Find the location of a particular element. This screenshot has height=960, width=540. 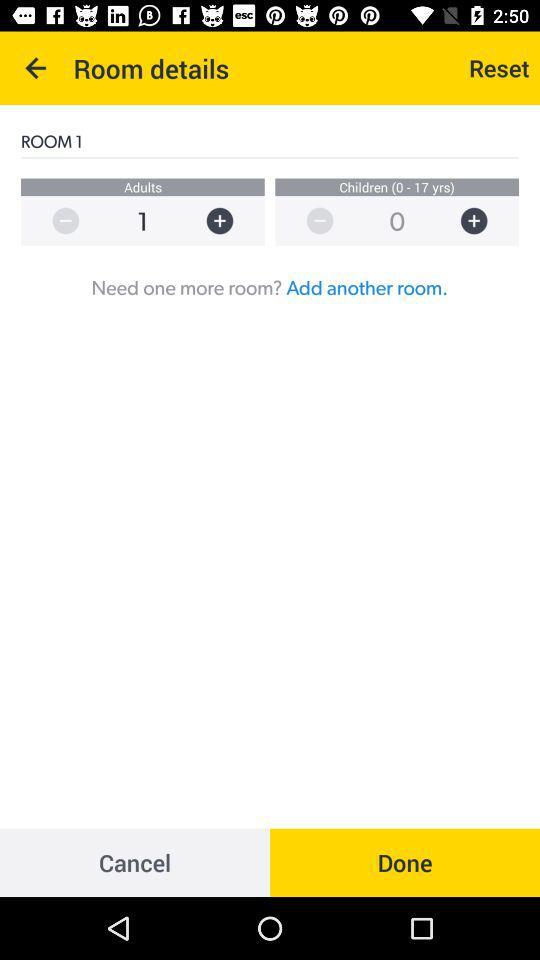

negate value is located at coordinates (310, 221).